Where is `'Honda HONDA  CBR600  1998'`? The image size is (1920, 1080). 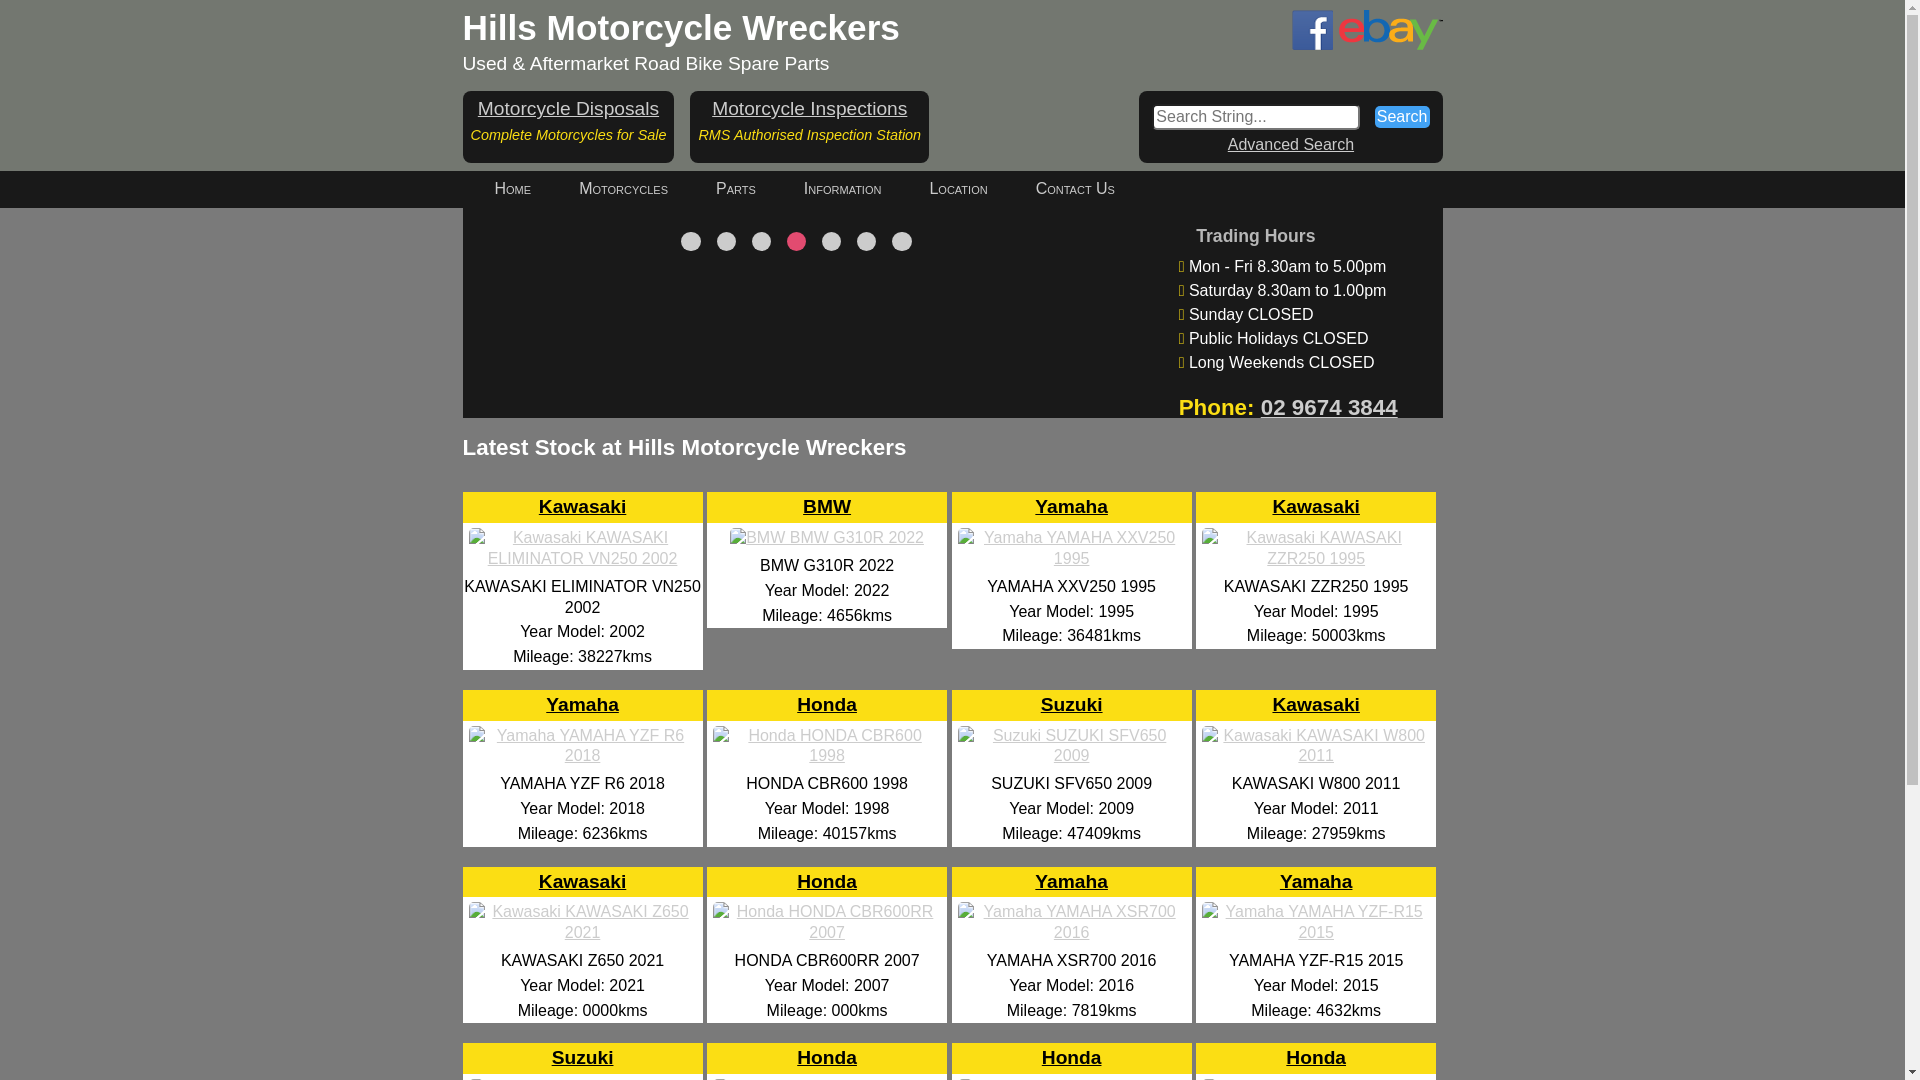 'Honda HONDA  CBR600  1998' is located at coordinates (826, 755).